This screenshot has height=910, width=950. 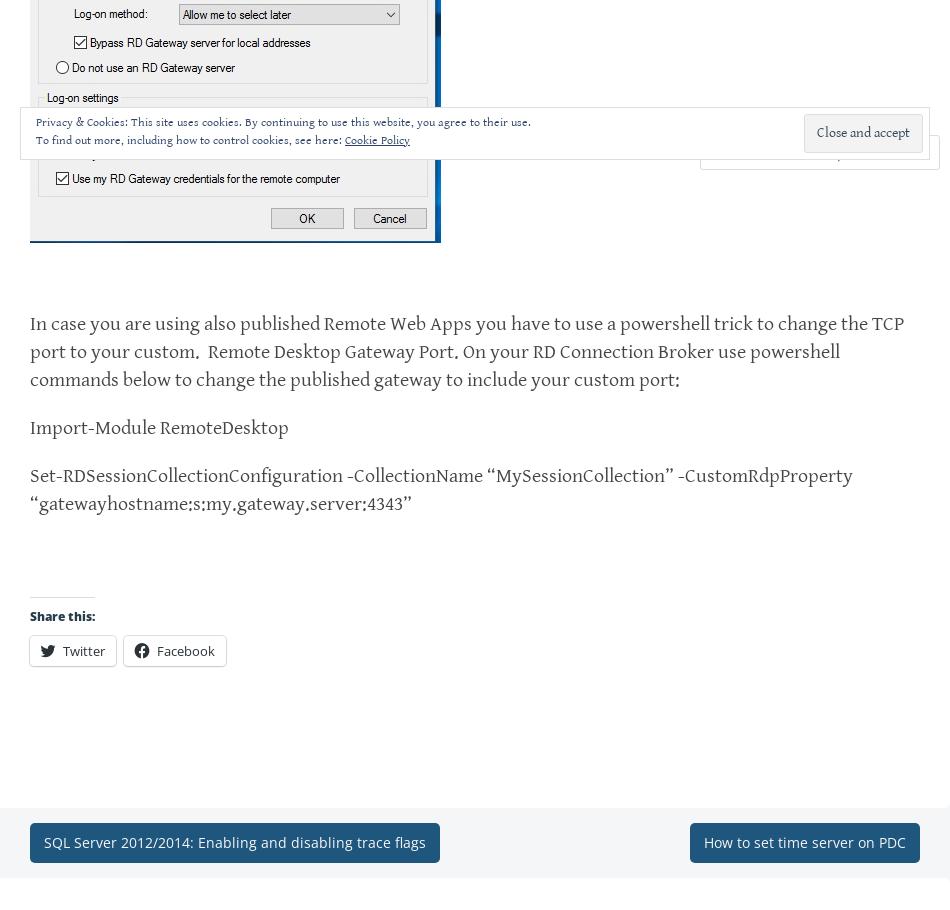 What do you see at coordinates (235, 842) in the screenshot?
I see `'SQL Server 2012/2014: Enabling and disabling trace flags'` at bounding box center [235, 842].